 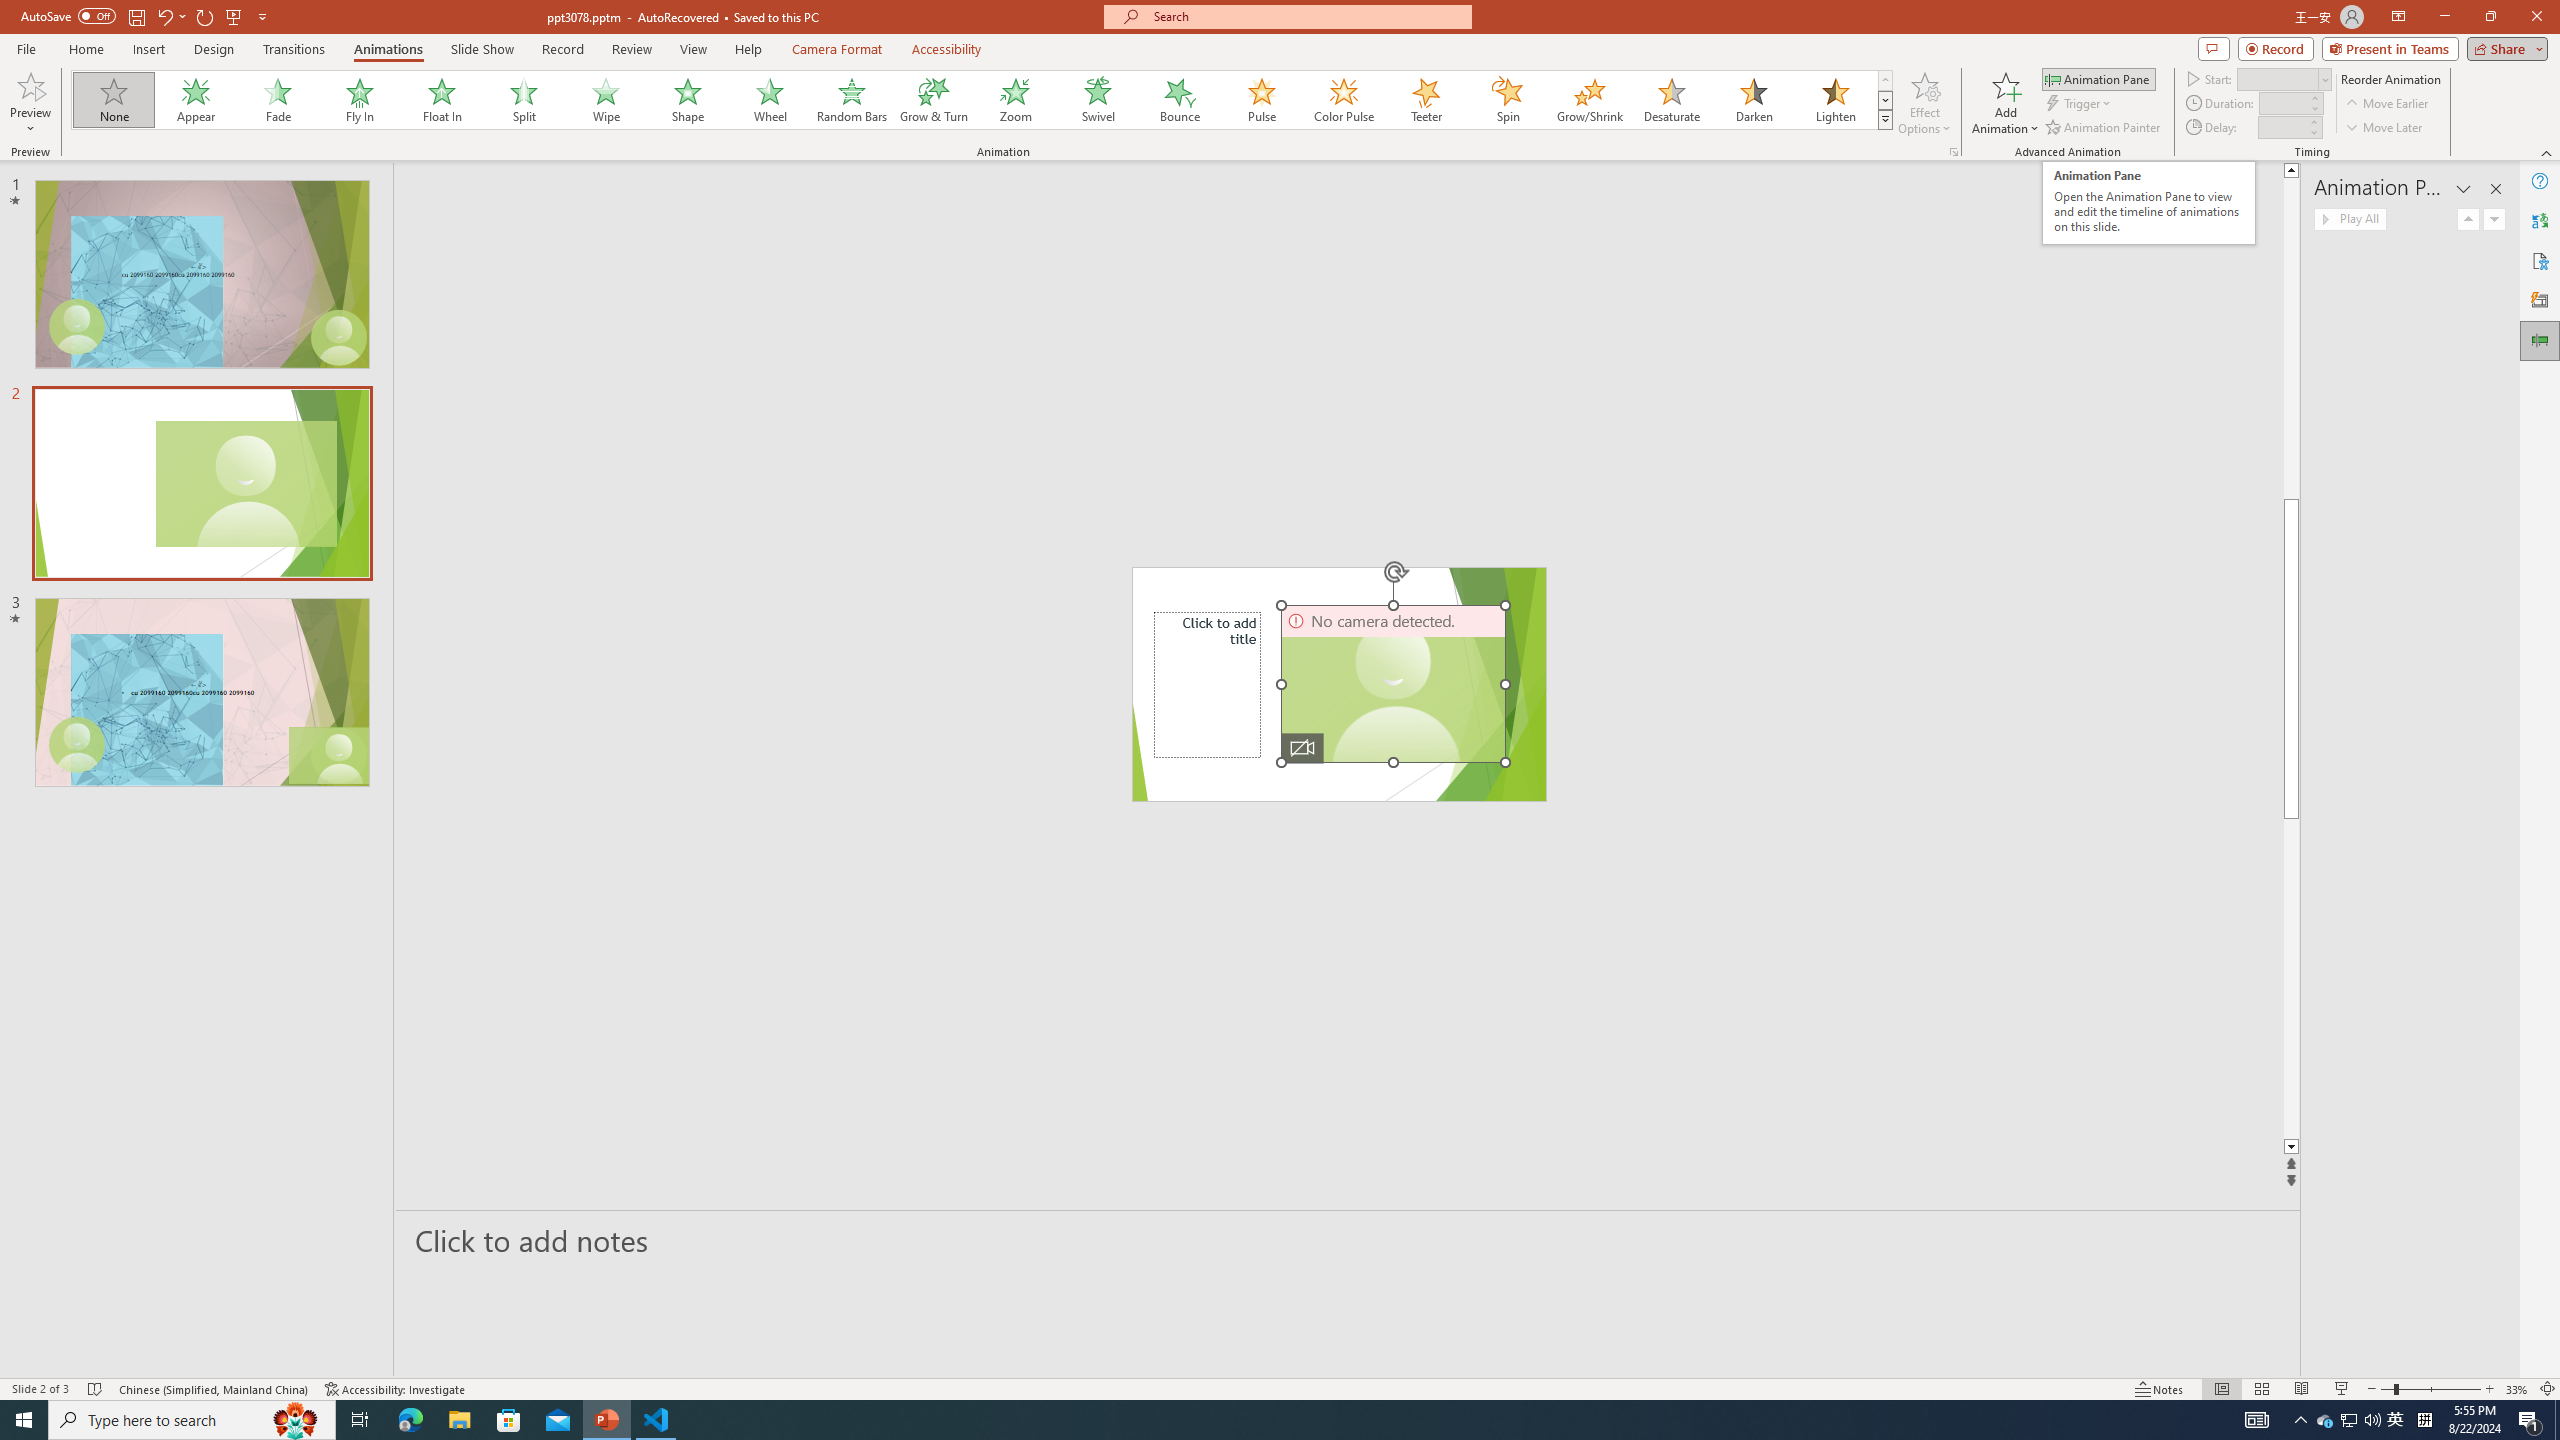 I want to click on 'Appear', so click(x=196, y=99).